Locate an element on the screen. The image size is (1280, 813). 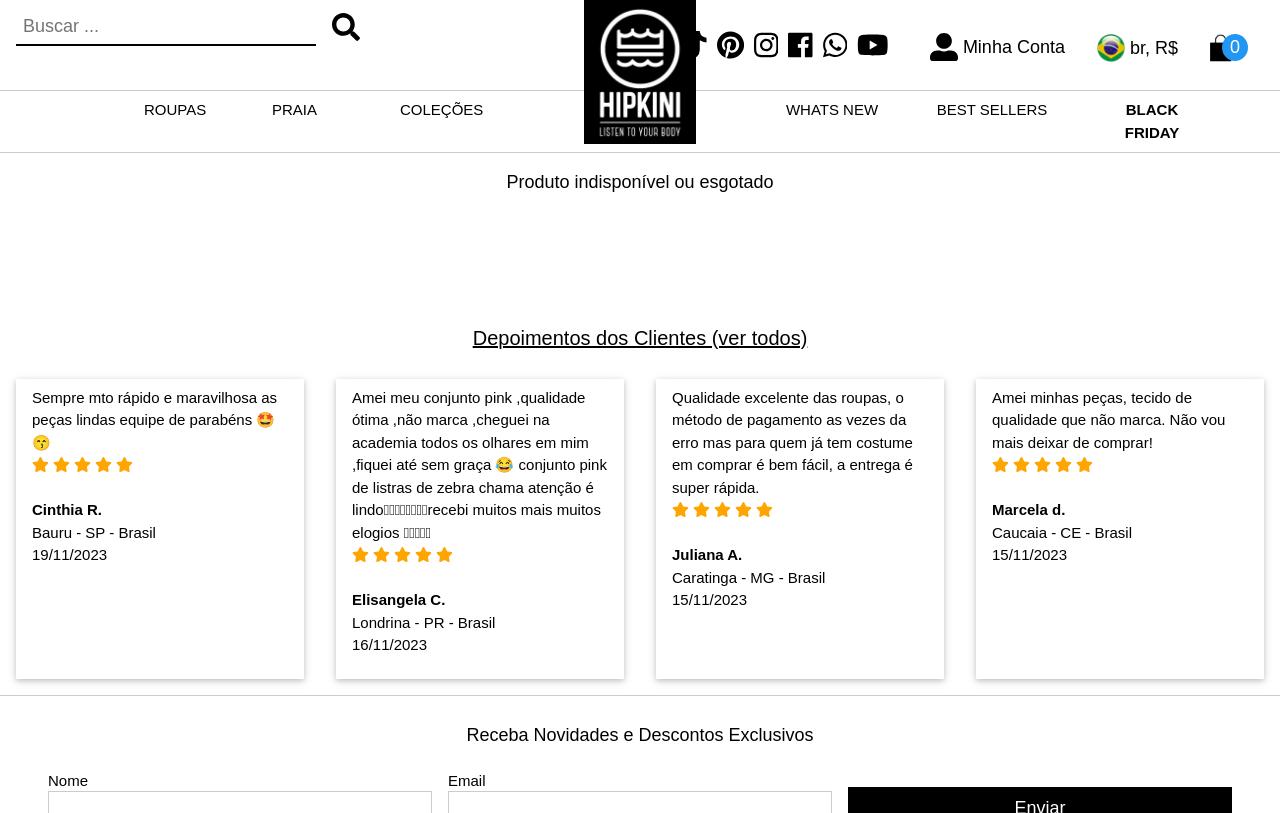
'Receba Novidades e Descontos Exclusivos' is located at coordinates (638, 733).